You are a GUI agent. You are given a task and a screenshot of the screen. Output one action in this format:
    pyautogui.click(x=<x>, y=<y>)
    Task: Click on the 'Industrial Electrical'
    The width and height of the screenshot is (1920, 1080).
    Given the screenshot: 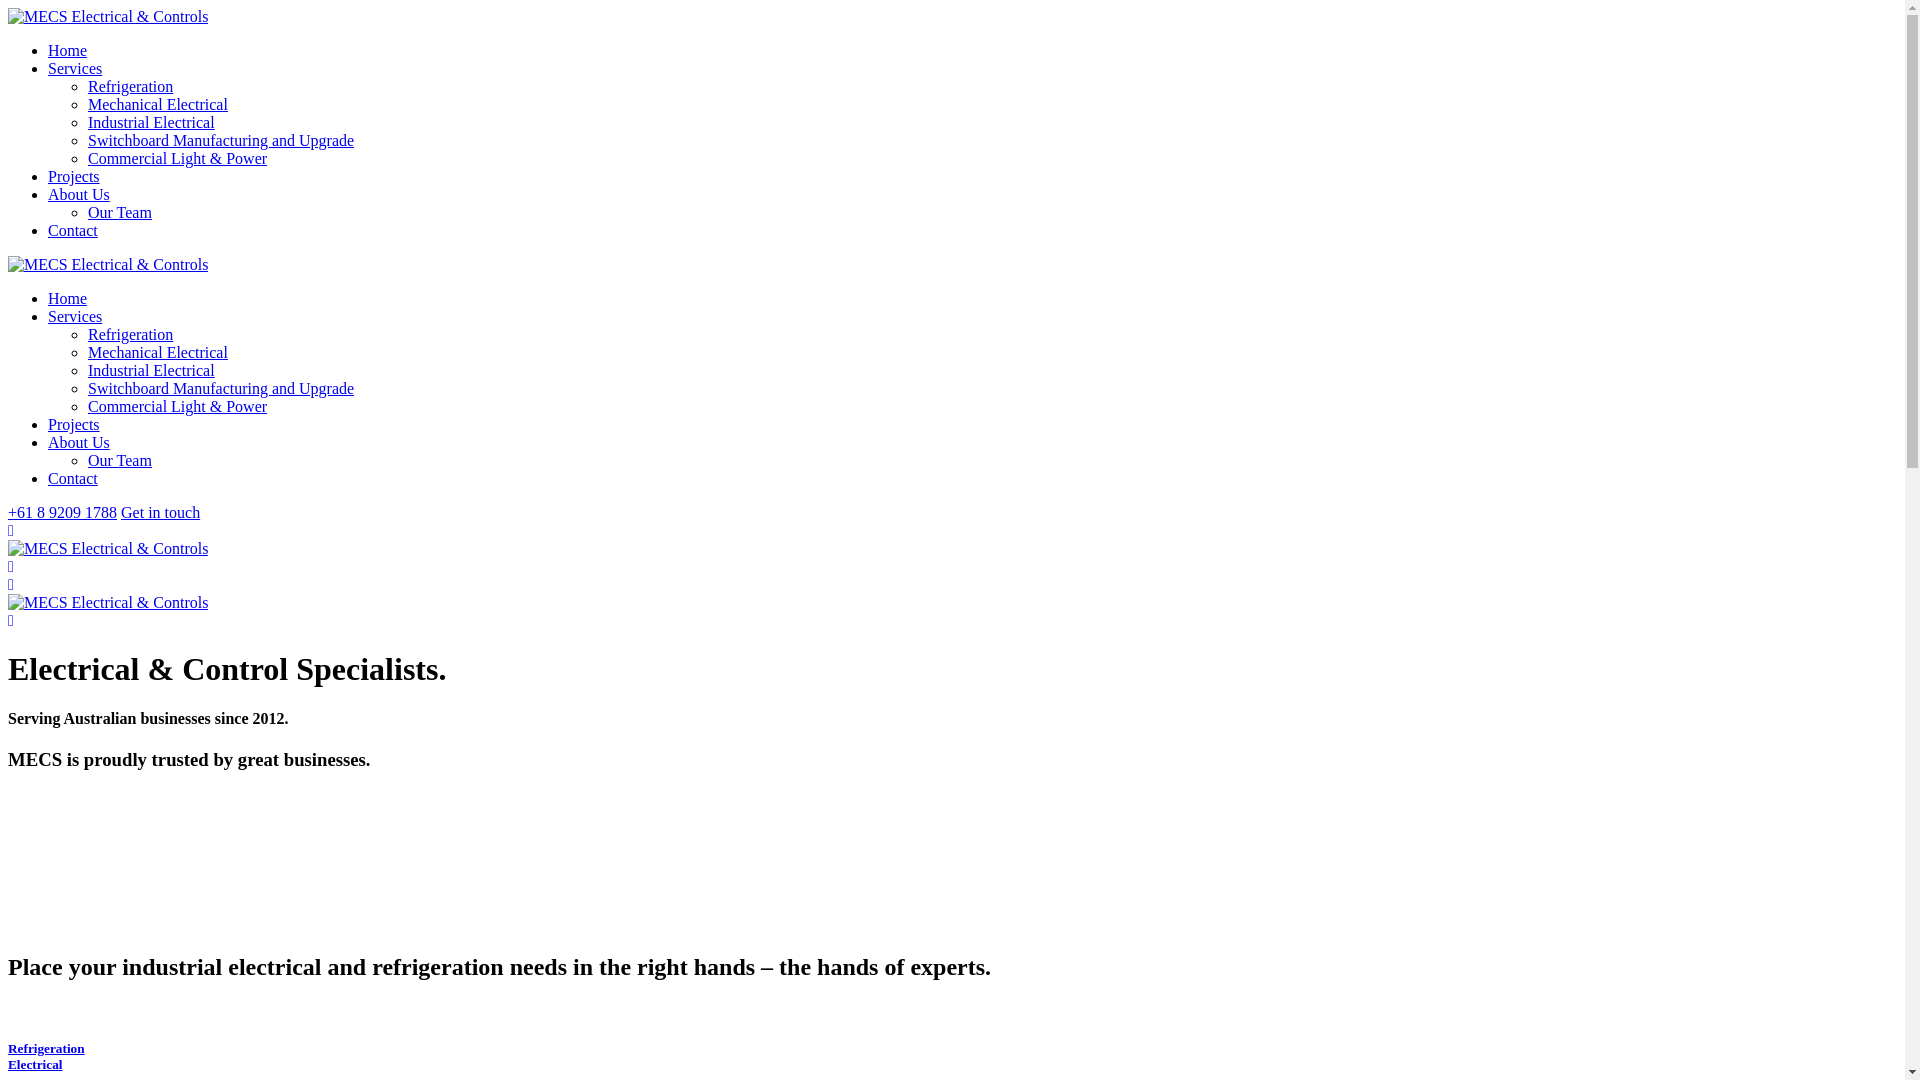 What is the action you would take?
    pyautogui.click(x=150, y=370)
    